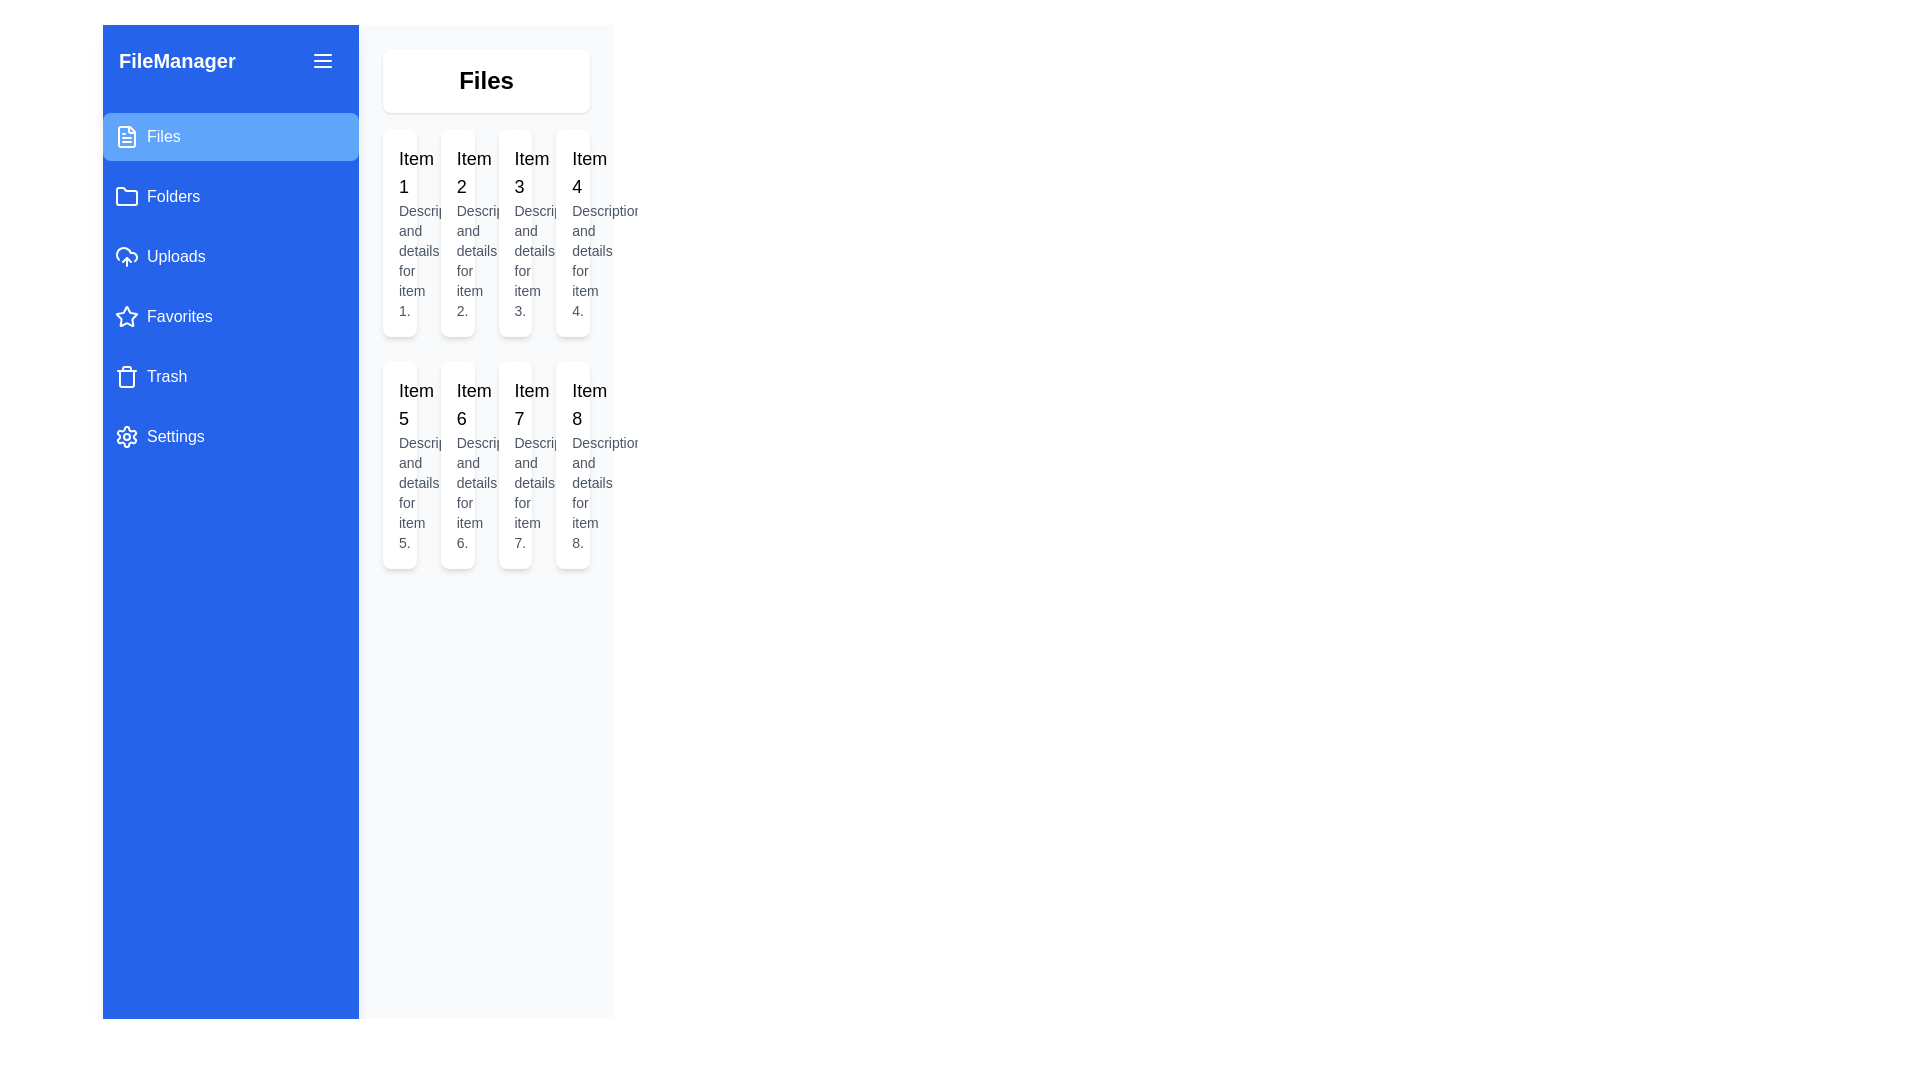  Describe the element at coordinates (456, 231) in the screenshot. I see `the Information card displaying details about 'Item 2', located in the top row, second column of the grid layout` at that location.